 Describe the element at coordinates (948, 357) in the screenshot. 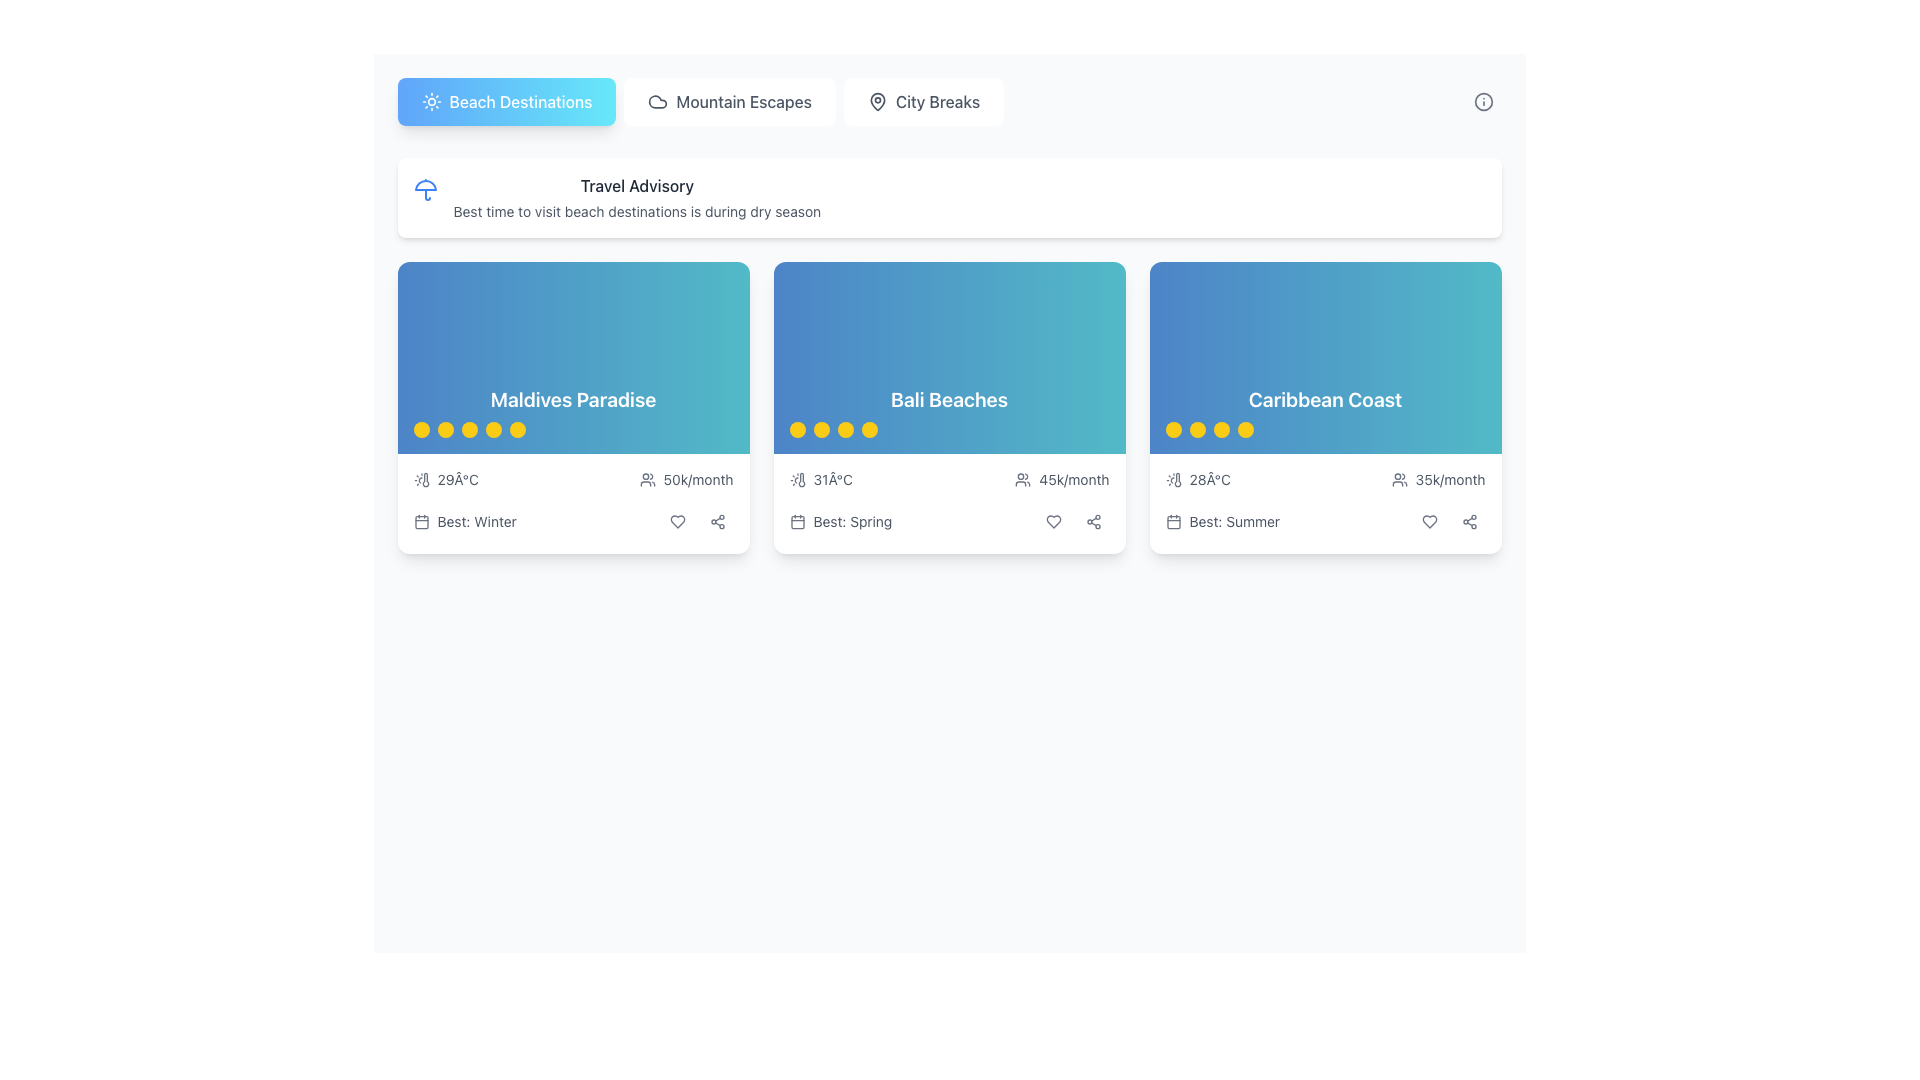

I see `the Bali Beaches destination card, which is the second card in a row of three destination cards, positioned centrally between Maldives Paradise and Caribbean Coast` at that location.